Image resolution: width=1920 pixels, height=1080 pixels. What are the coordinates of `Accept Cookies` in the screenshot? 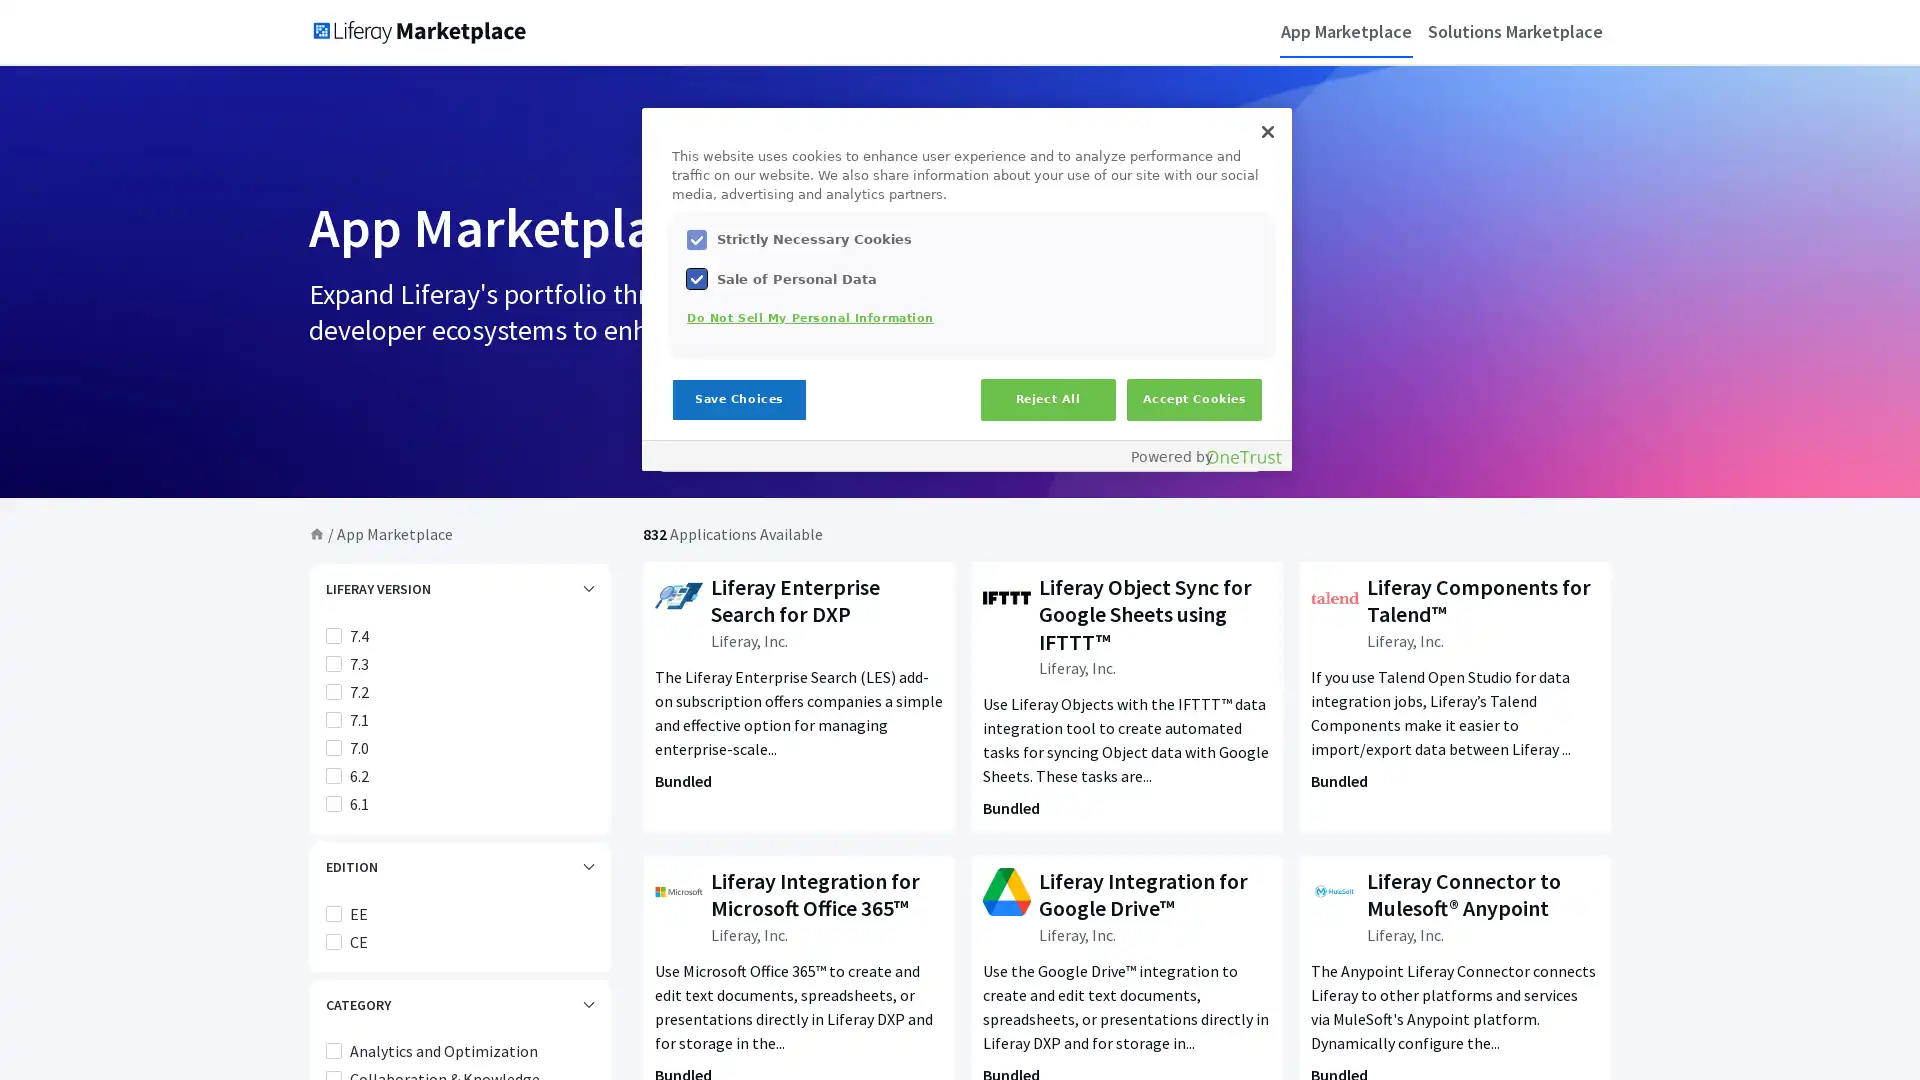 It's located at (1194, 398).